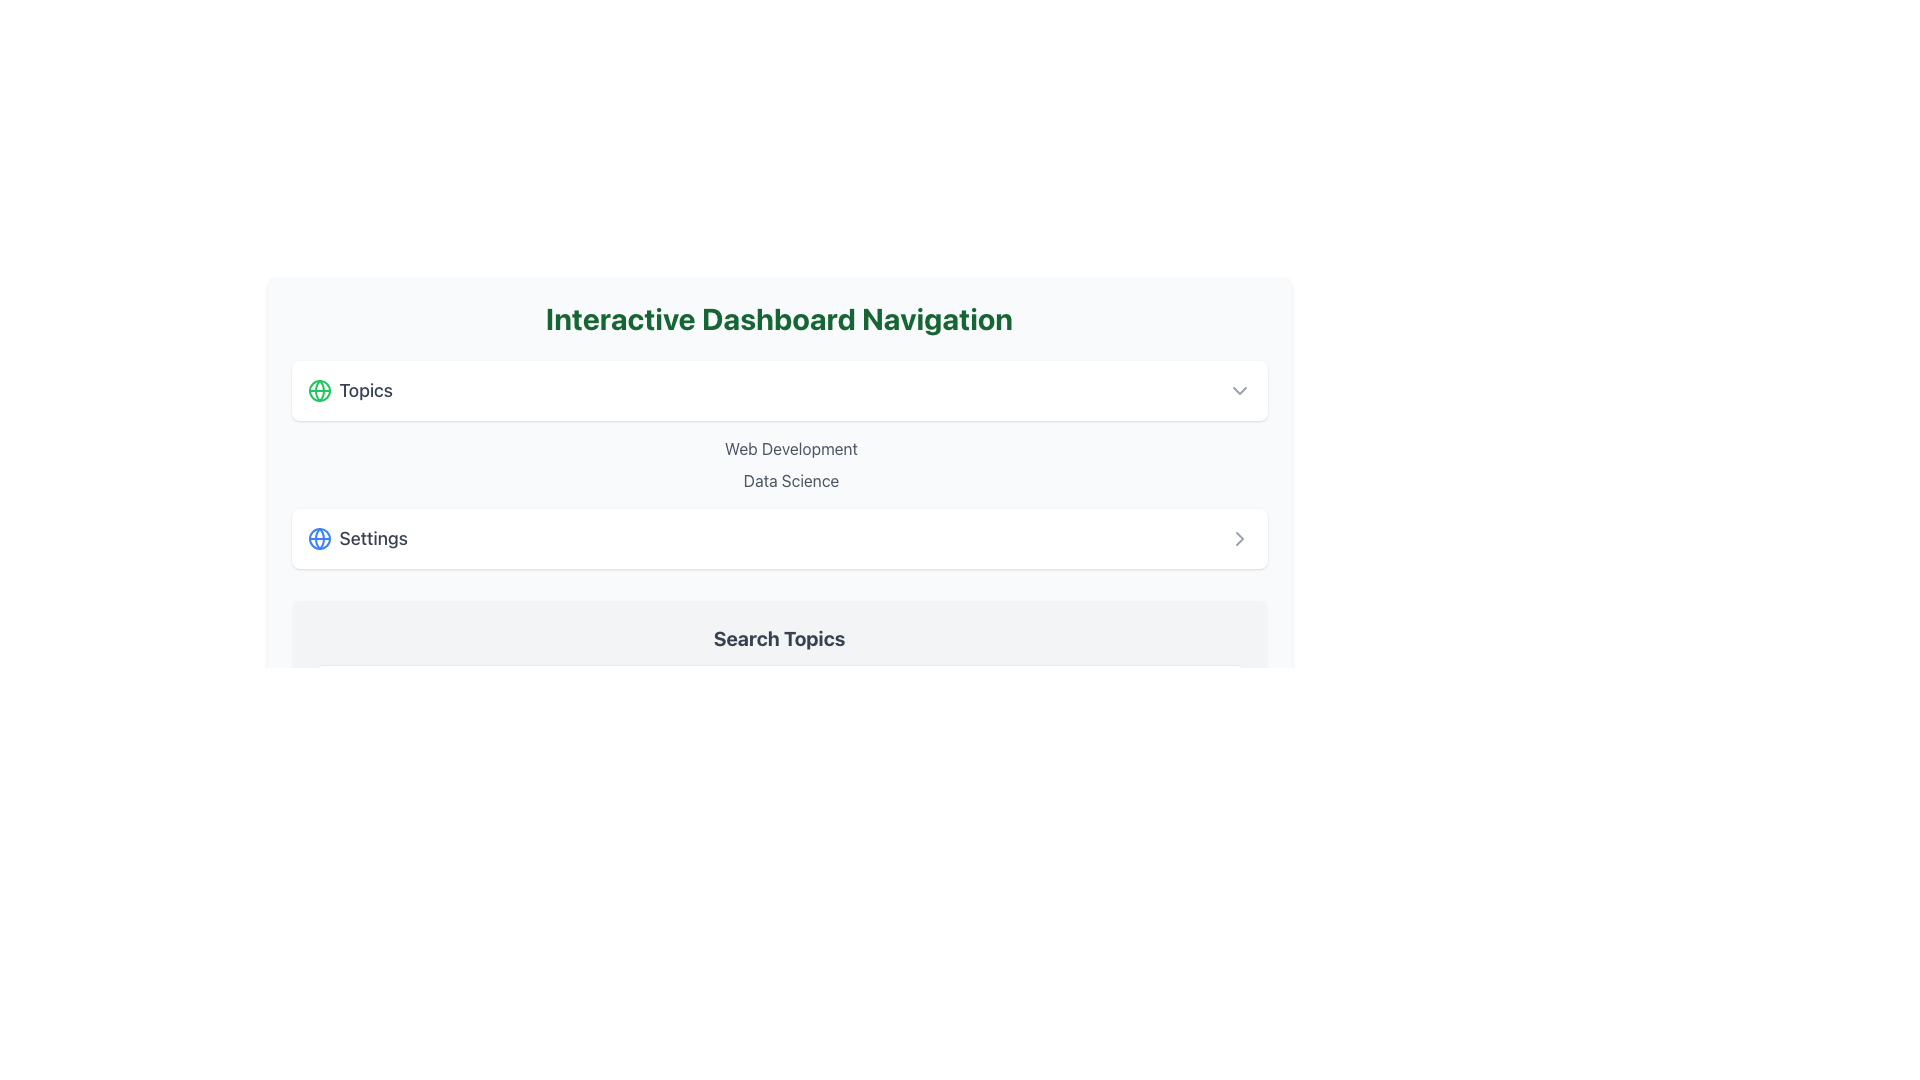 This screenshot has height=1080, width=1920. I want to click on the circular blue globe icon located to the left of the 'Settings' label, so click(318, 538).